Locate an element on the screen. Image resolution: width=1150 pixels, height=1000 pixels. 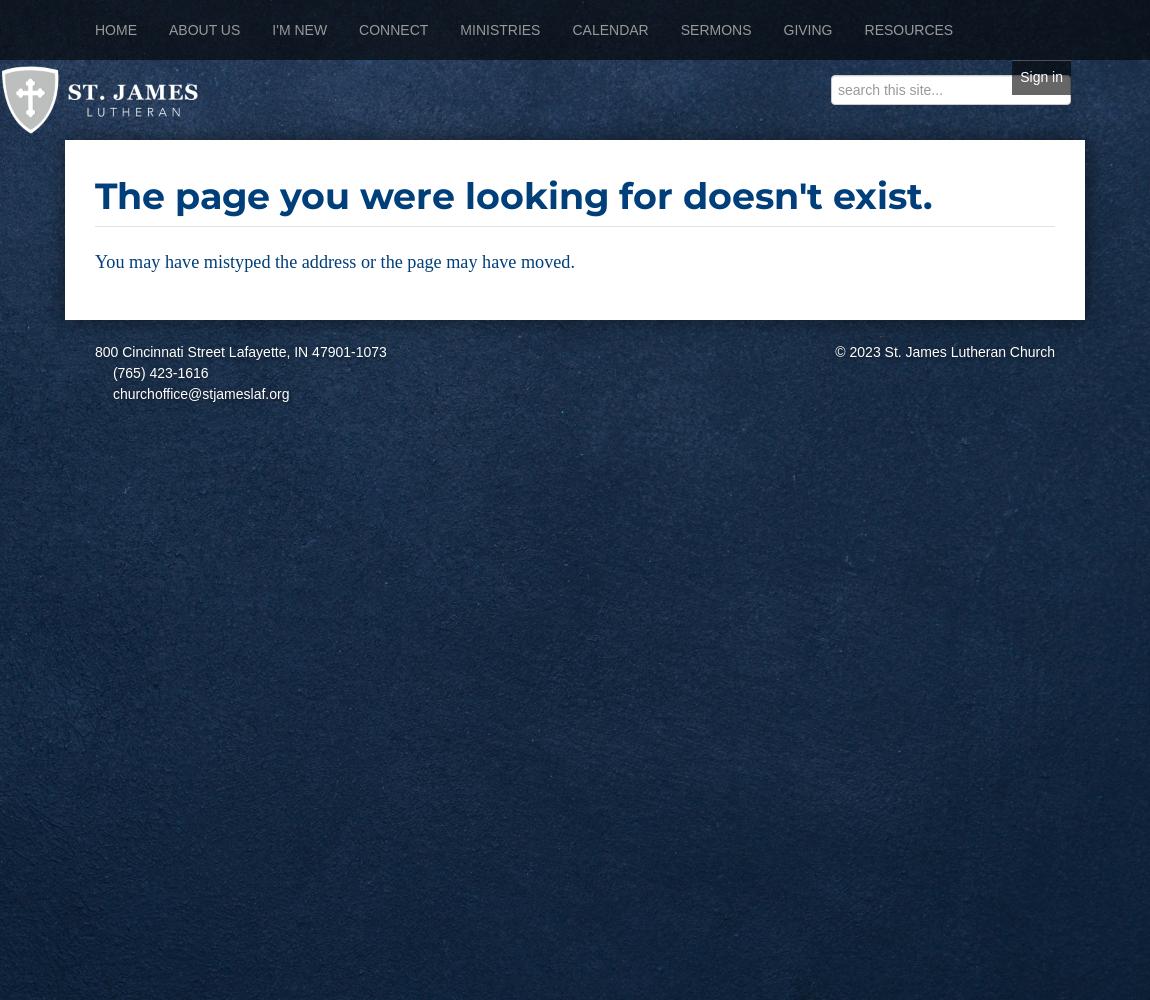
'800 Cincinnati Street
Lafayette, IN  47901-1073' is located at coordinates (93, 350).